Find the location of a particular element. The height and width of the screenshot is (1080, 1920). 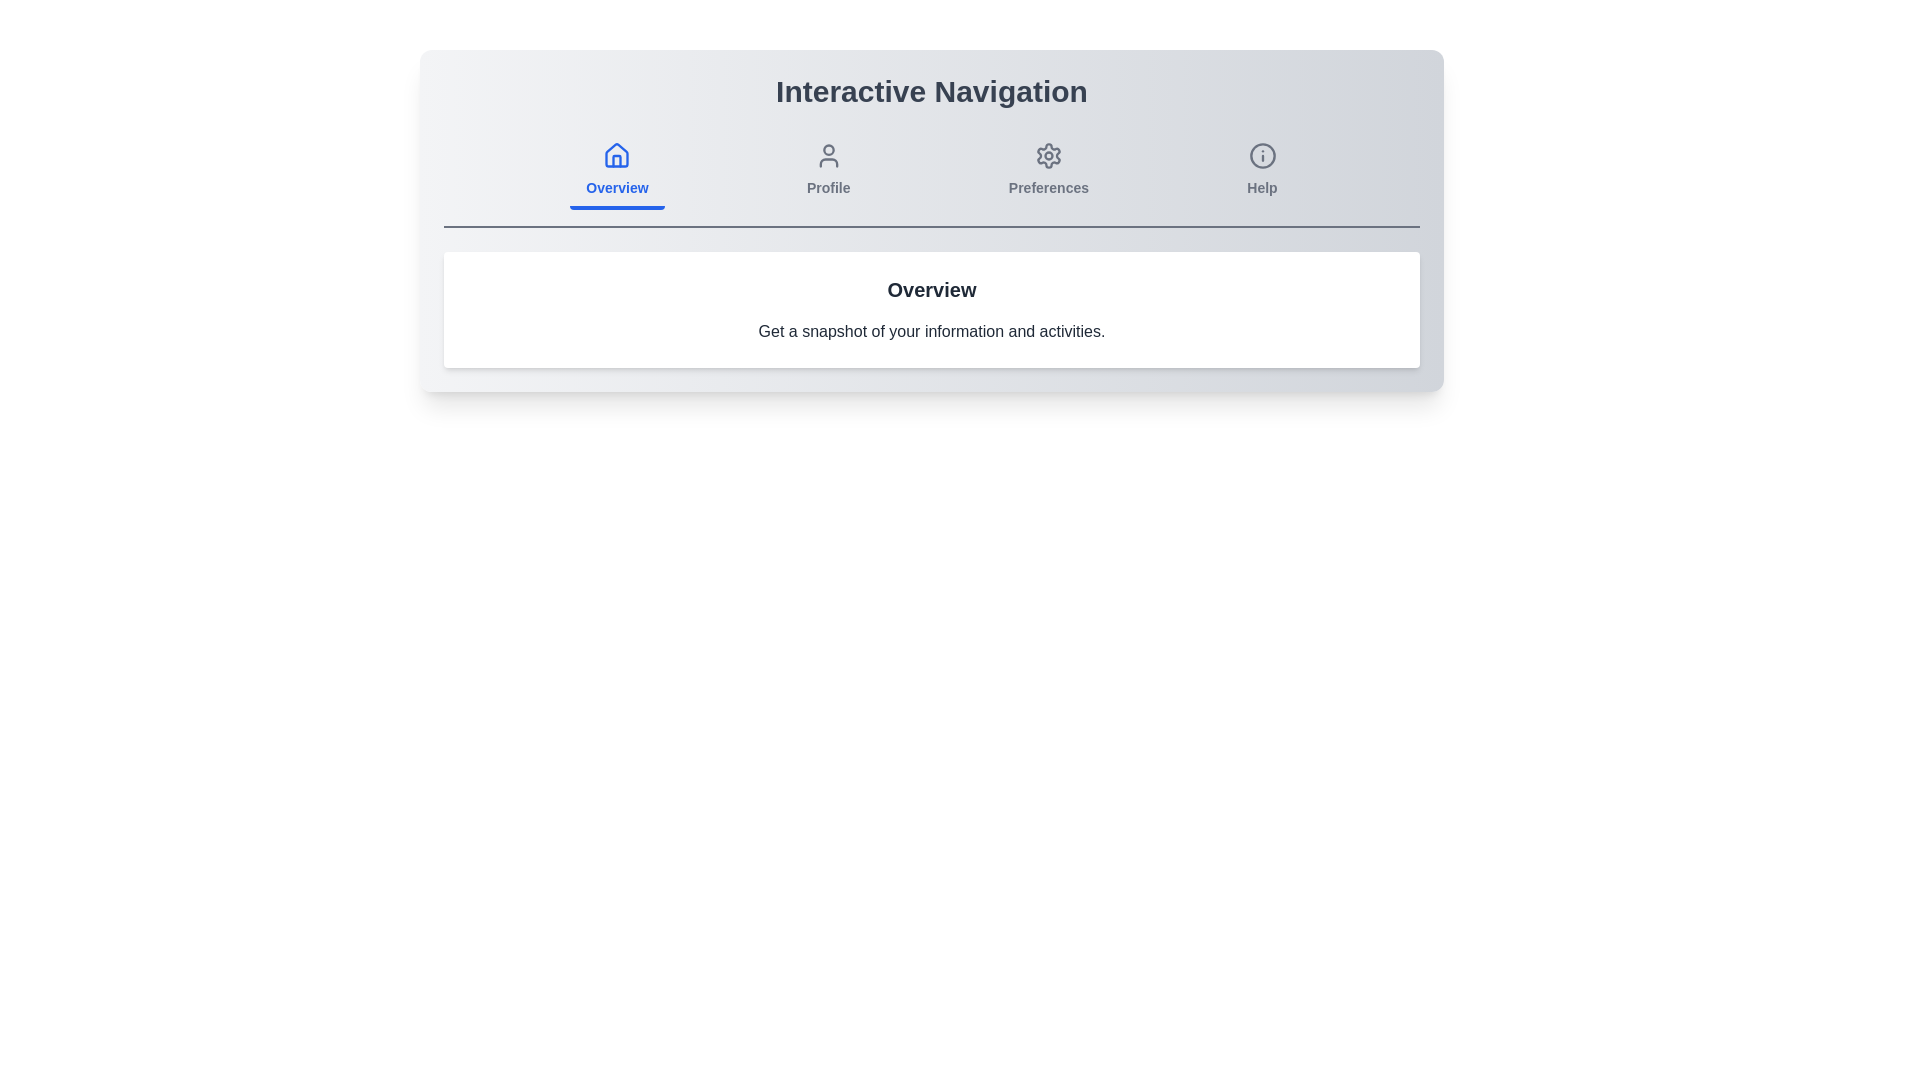

the tab labeled Help to inspect its content and layout is located at coordinates (1261, 171).